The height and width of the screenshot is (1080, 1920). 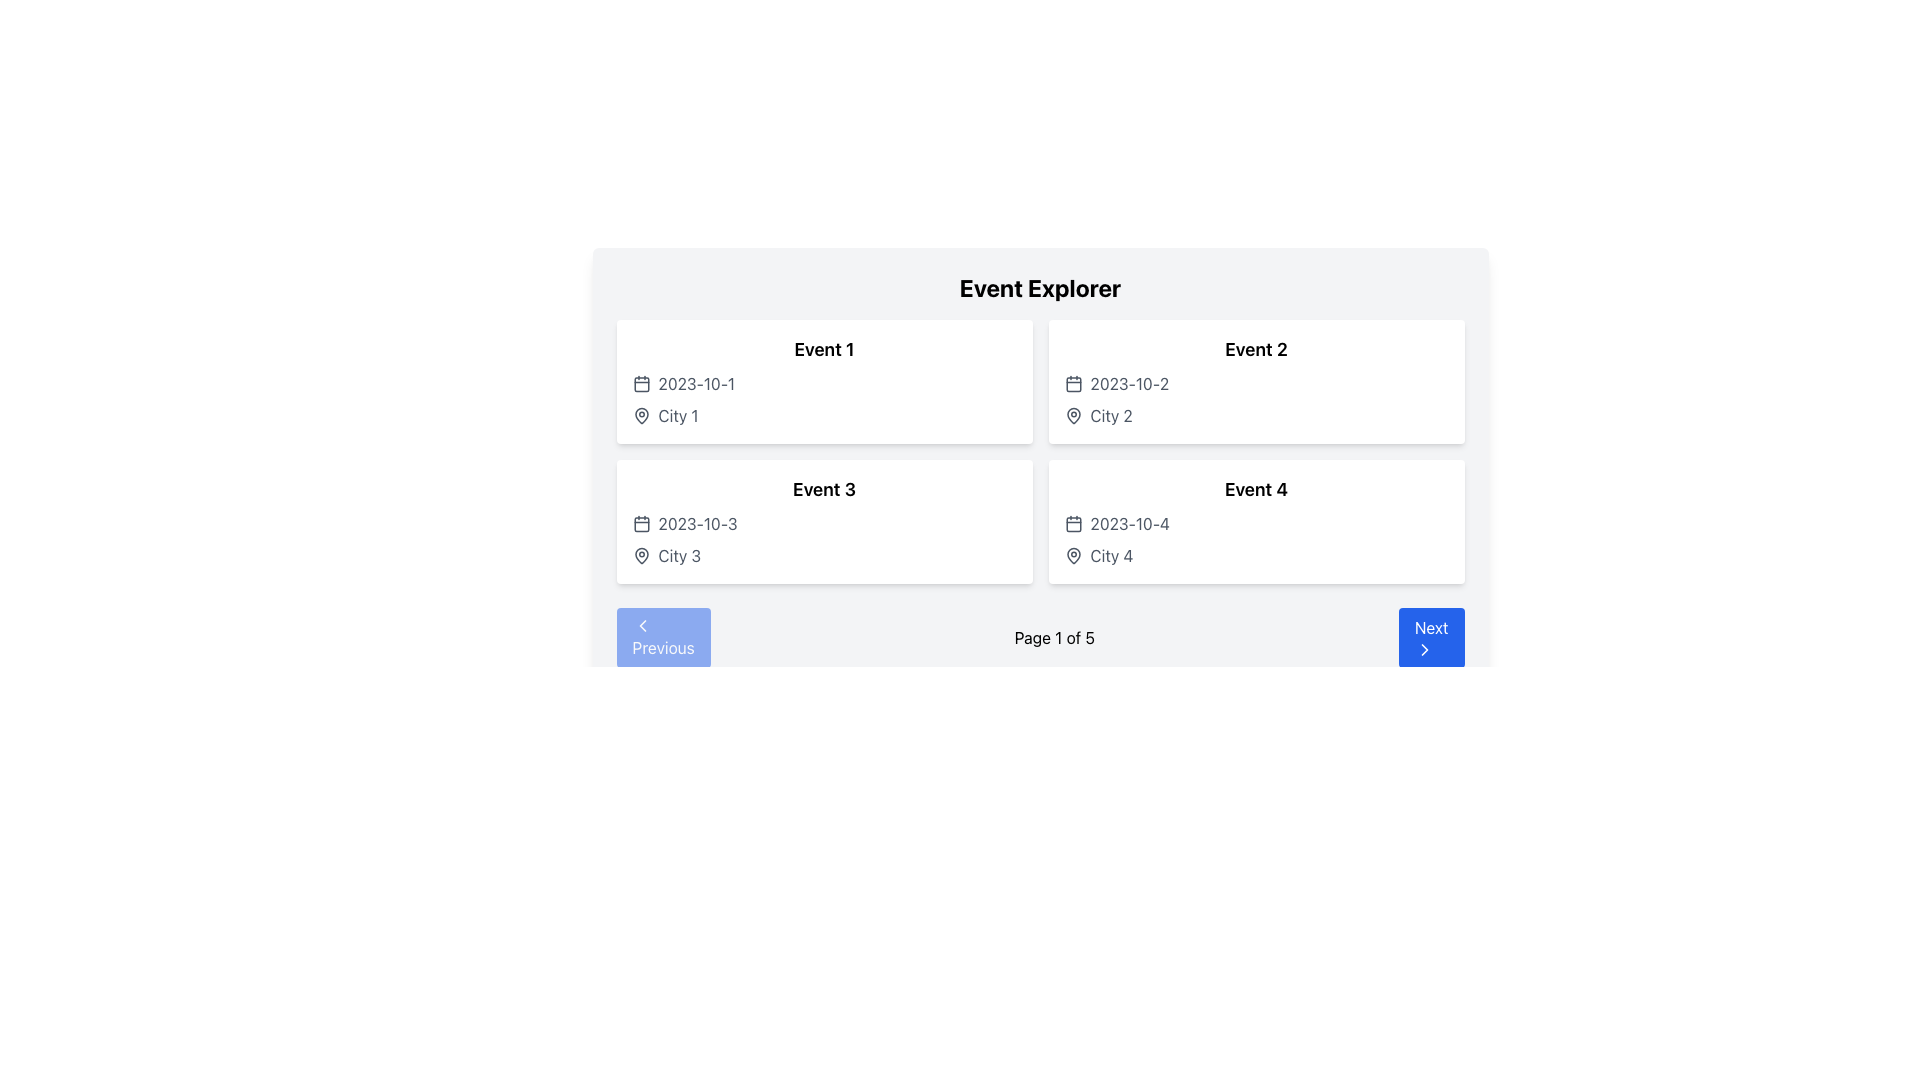 What do you see at coordinates (1255, 489) in the screenshot?
I see `the Static Text element displaying 'Event 4', which is a bold and larger font header located in the lower right quadrant of the main event grid` at bounding box center [1255, 489].